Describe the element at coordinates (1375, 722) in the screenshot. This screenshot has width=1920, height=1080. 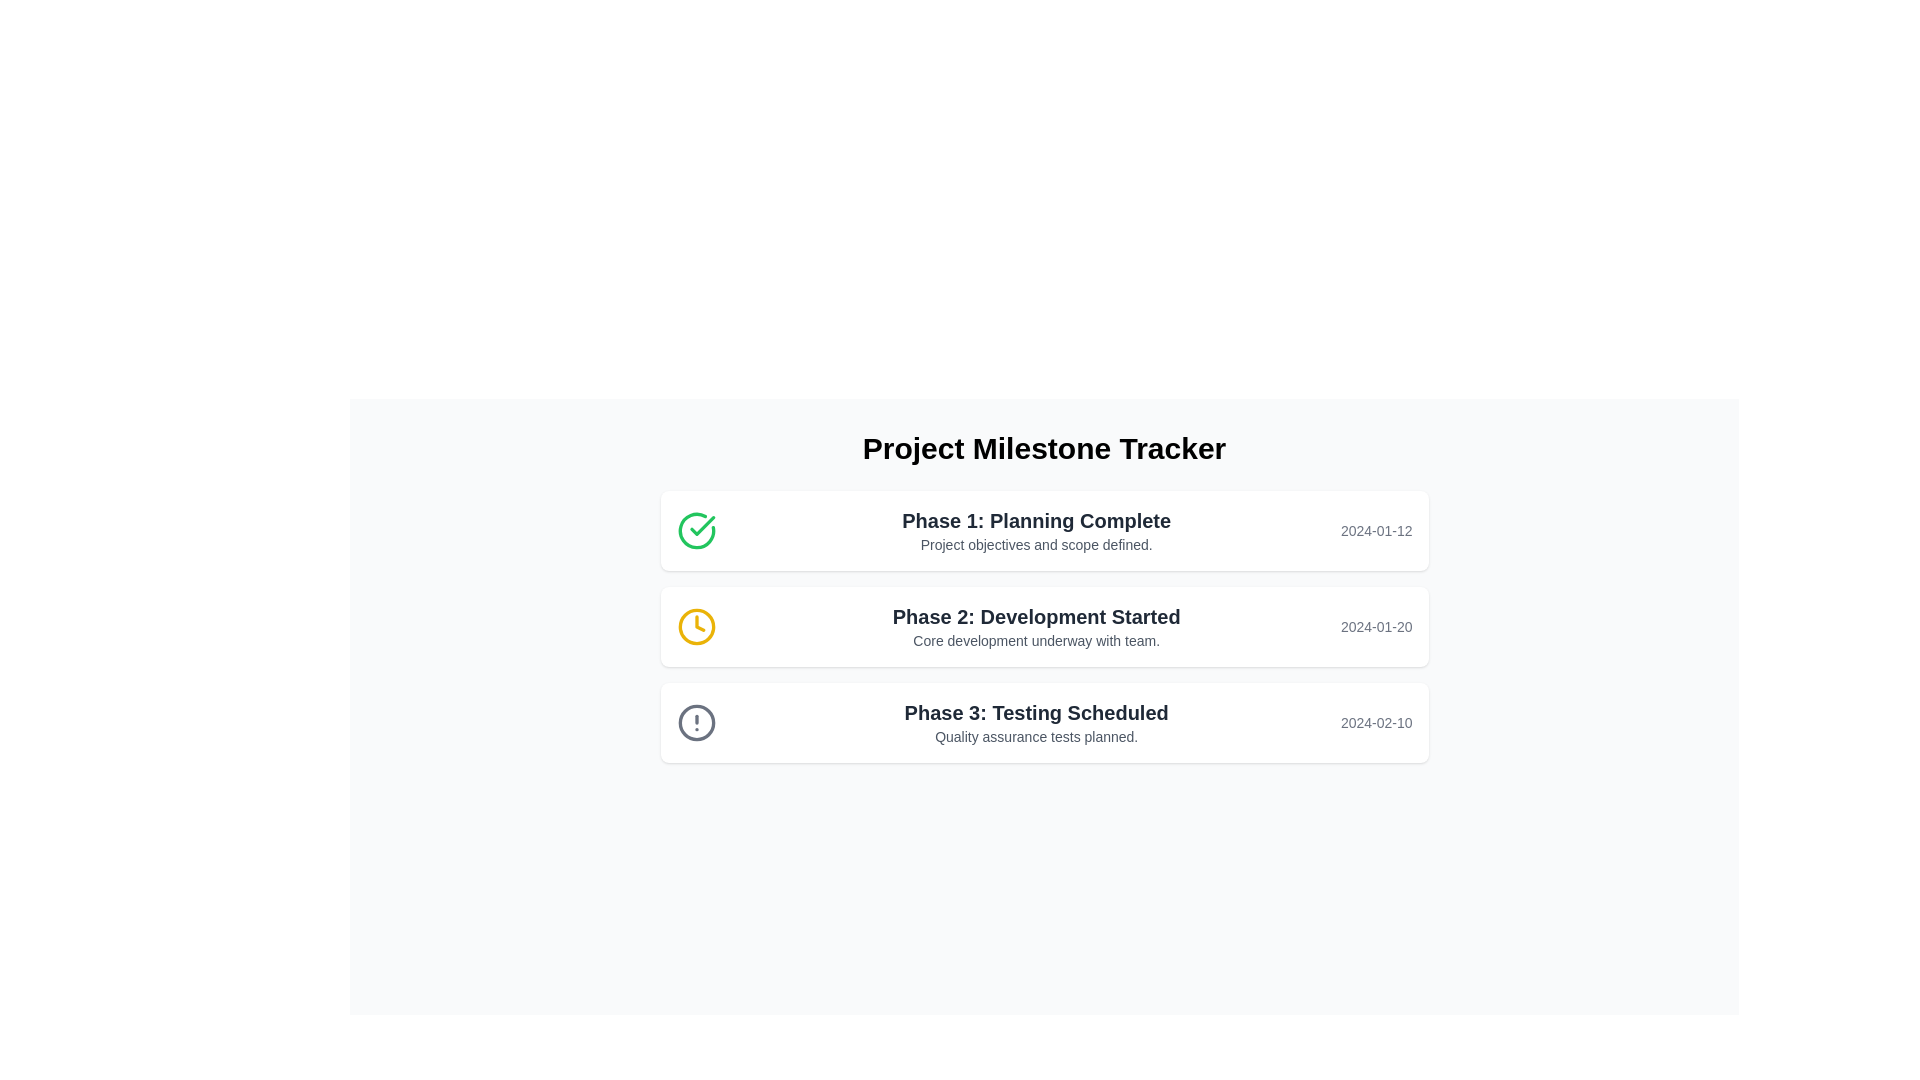
I see `the date text label '2024-02-10' located on the right side within the third record of the milestone tracker list to potentially display a tooltip` at that location.